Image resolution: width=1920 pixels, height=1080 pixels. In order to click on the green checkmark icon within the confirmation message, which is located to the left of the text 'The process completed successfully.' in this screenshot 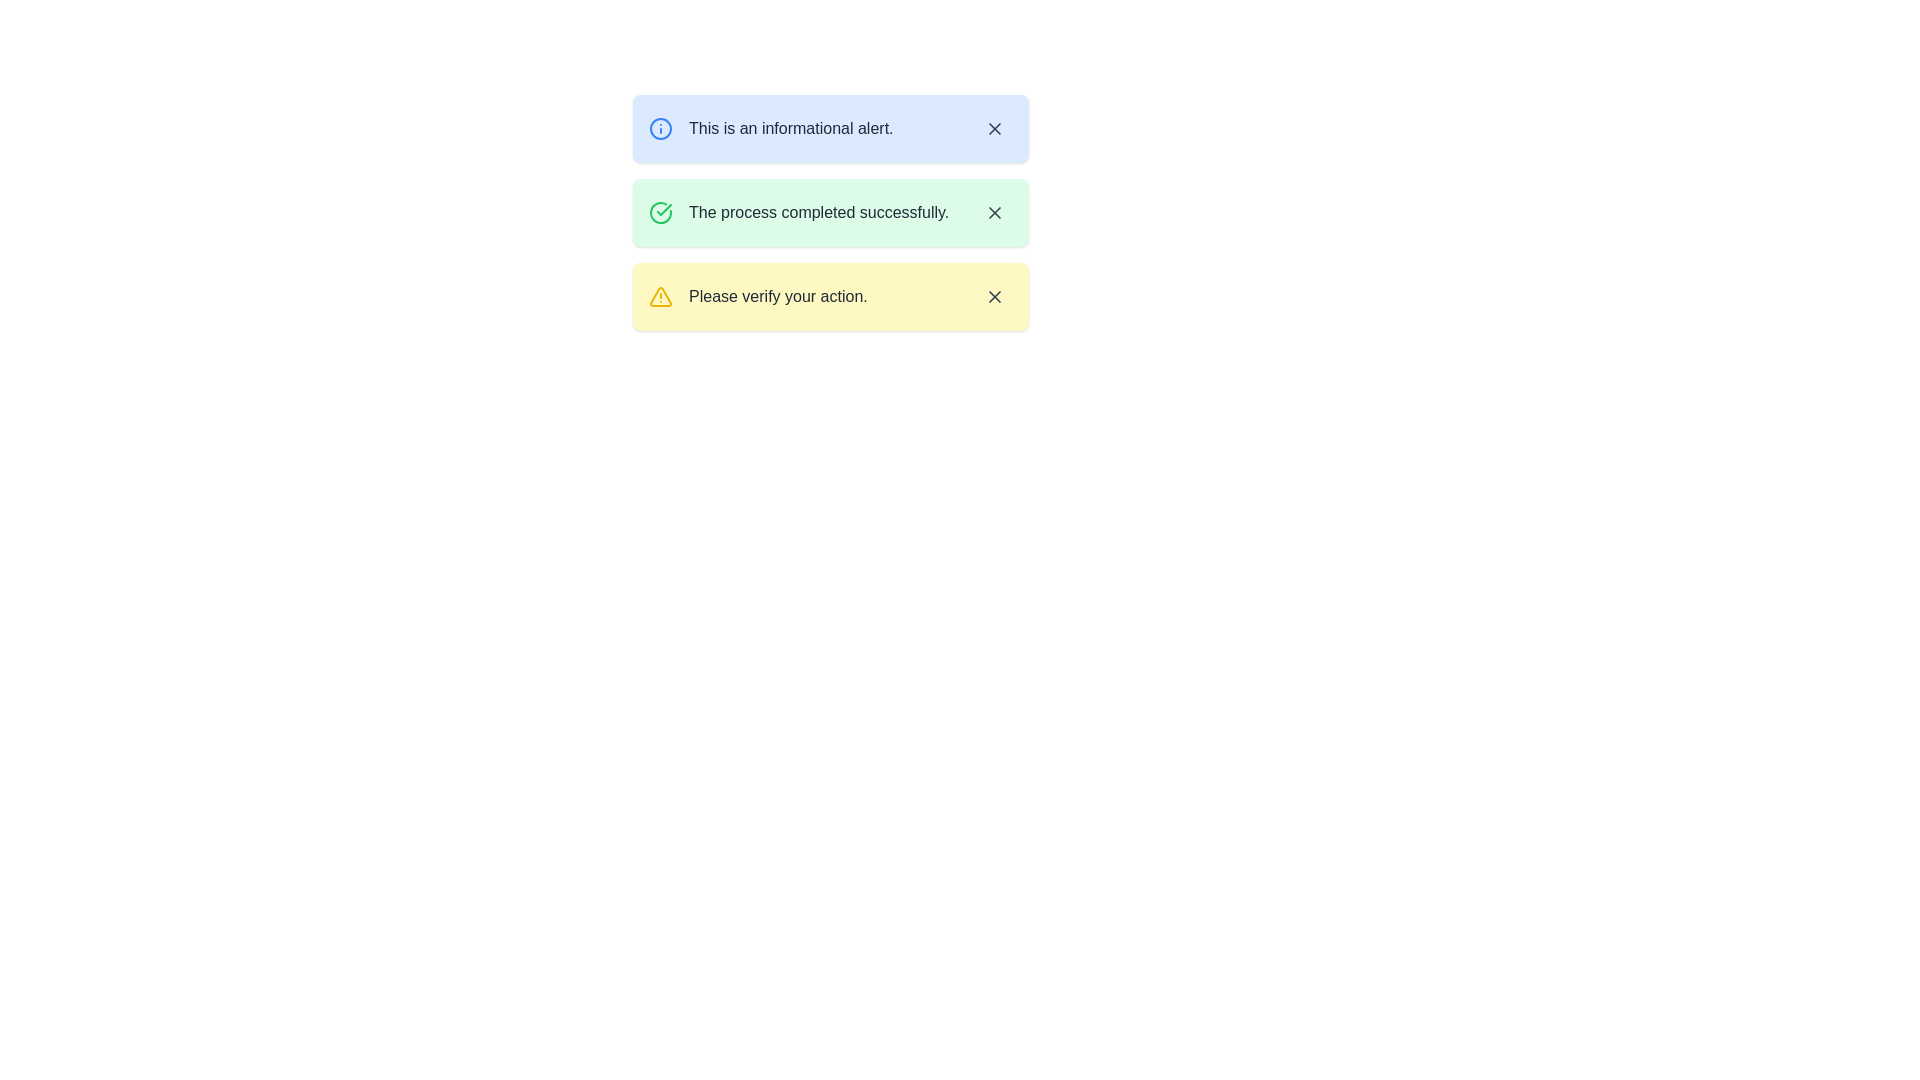, I will do `click(664, 209)`.